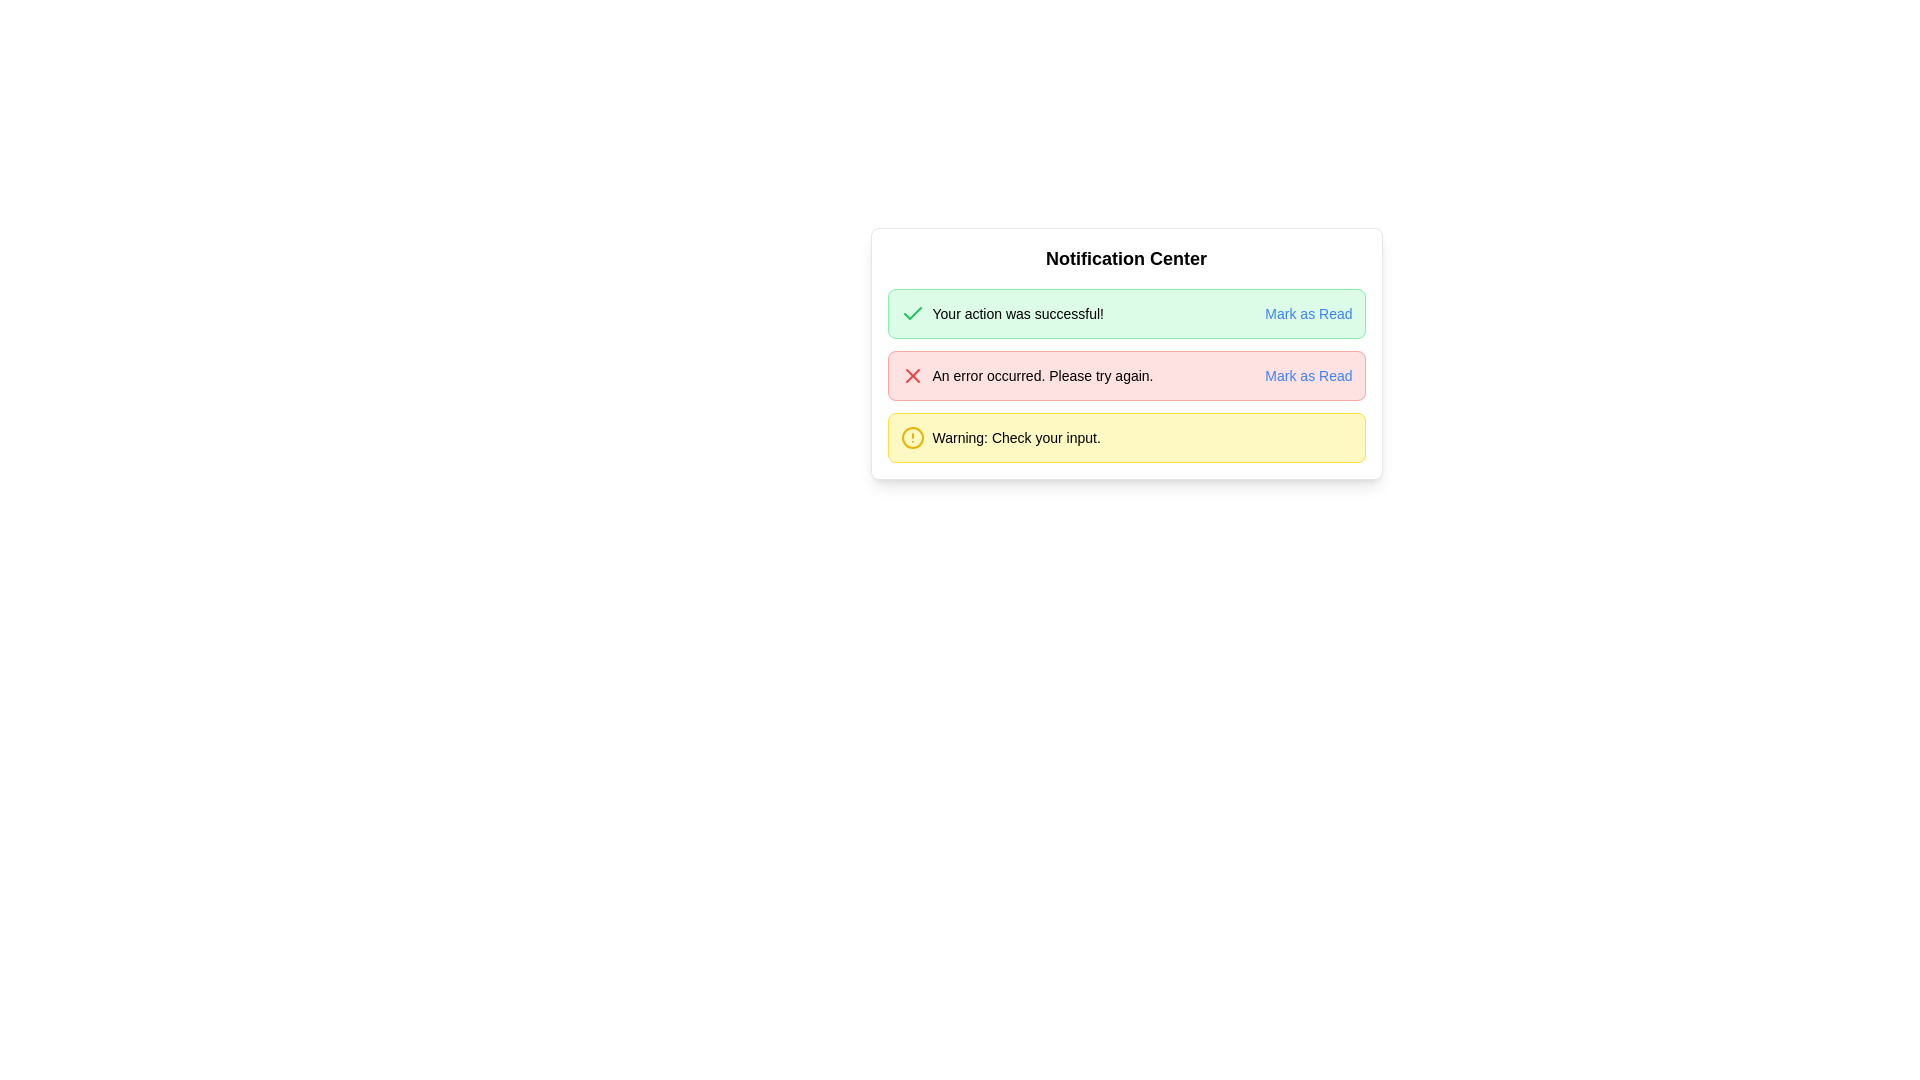 This screenshot has height=1080, width=1920. Describe the element at coordinates (911, 313) in the screenshot. I see `the visual indicator icon for successful action feedback located to the left of the first notification message in the Notification Center` at that location.